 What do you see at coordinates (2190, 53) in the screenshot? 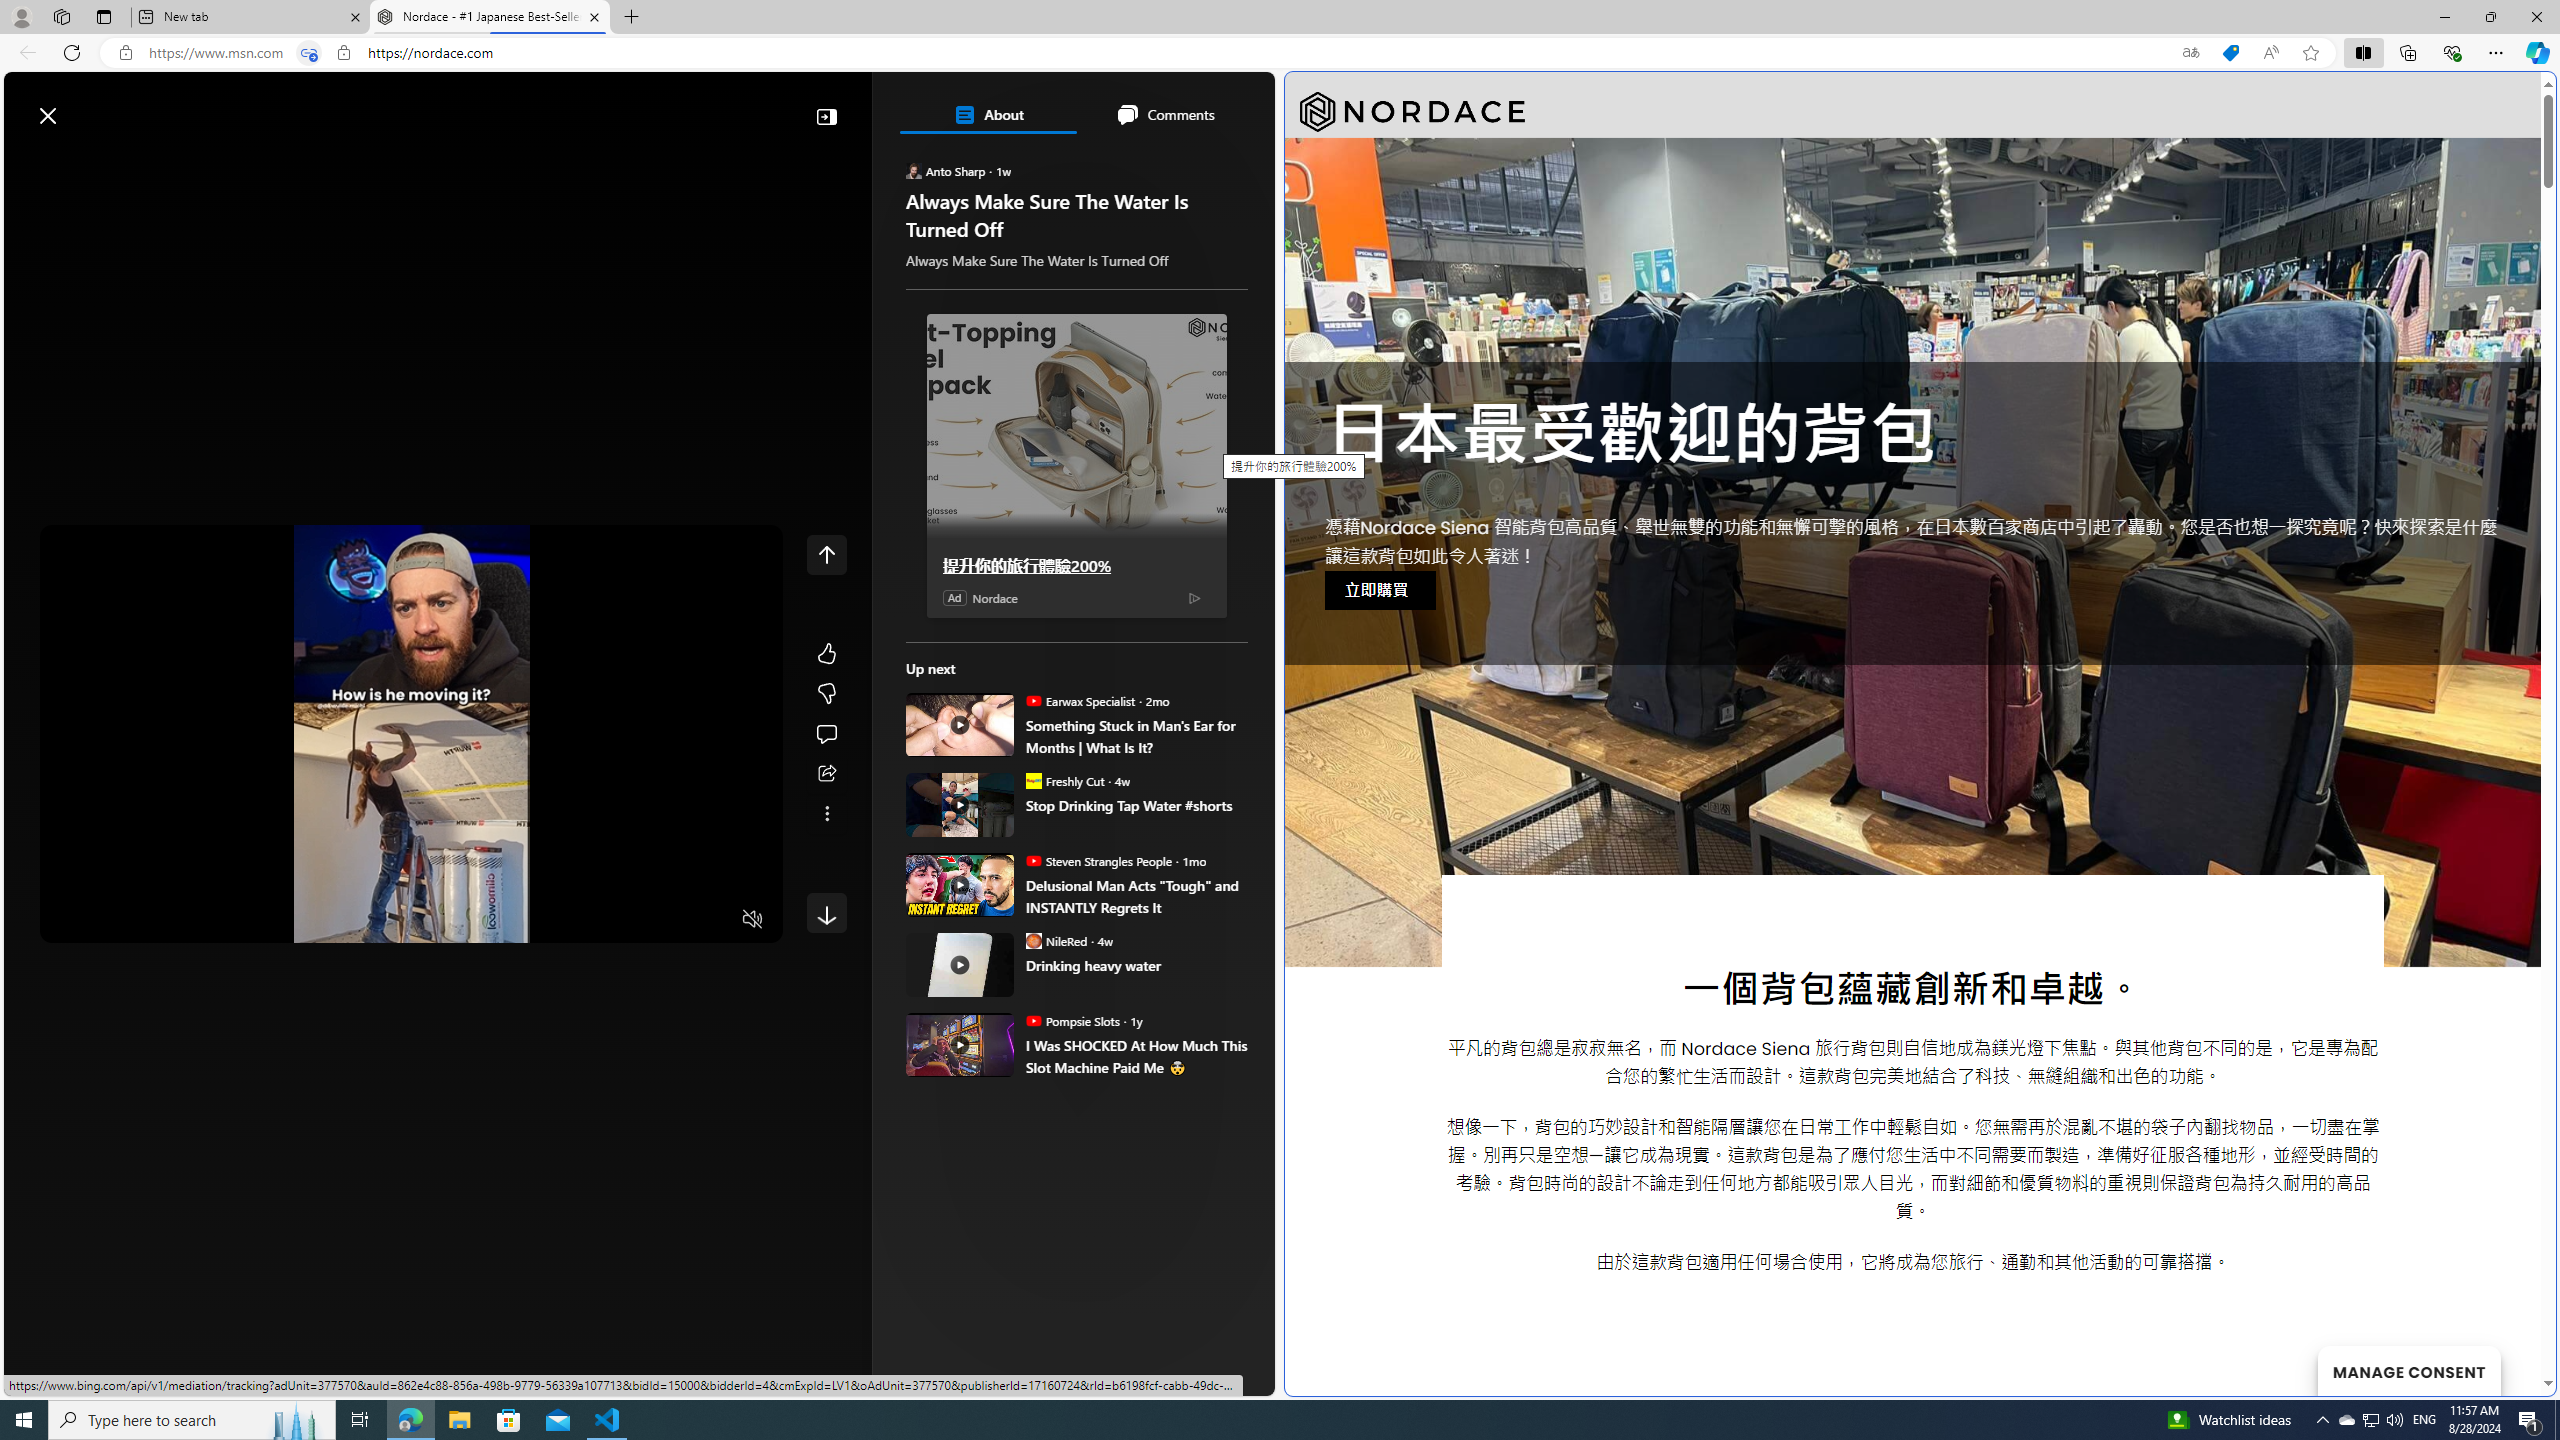
I see `'Show translate options'` at bounding box center [2190, 53].